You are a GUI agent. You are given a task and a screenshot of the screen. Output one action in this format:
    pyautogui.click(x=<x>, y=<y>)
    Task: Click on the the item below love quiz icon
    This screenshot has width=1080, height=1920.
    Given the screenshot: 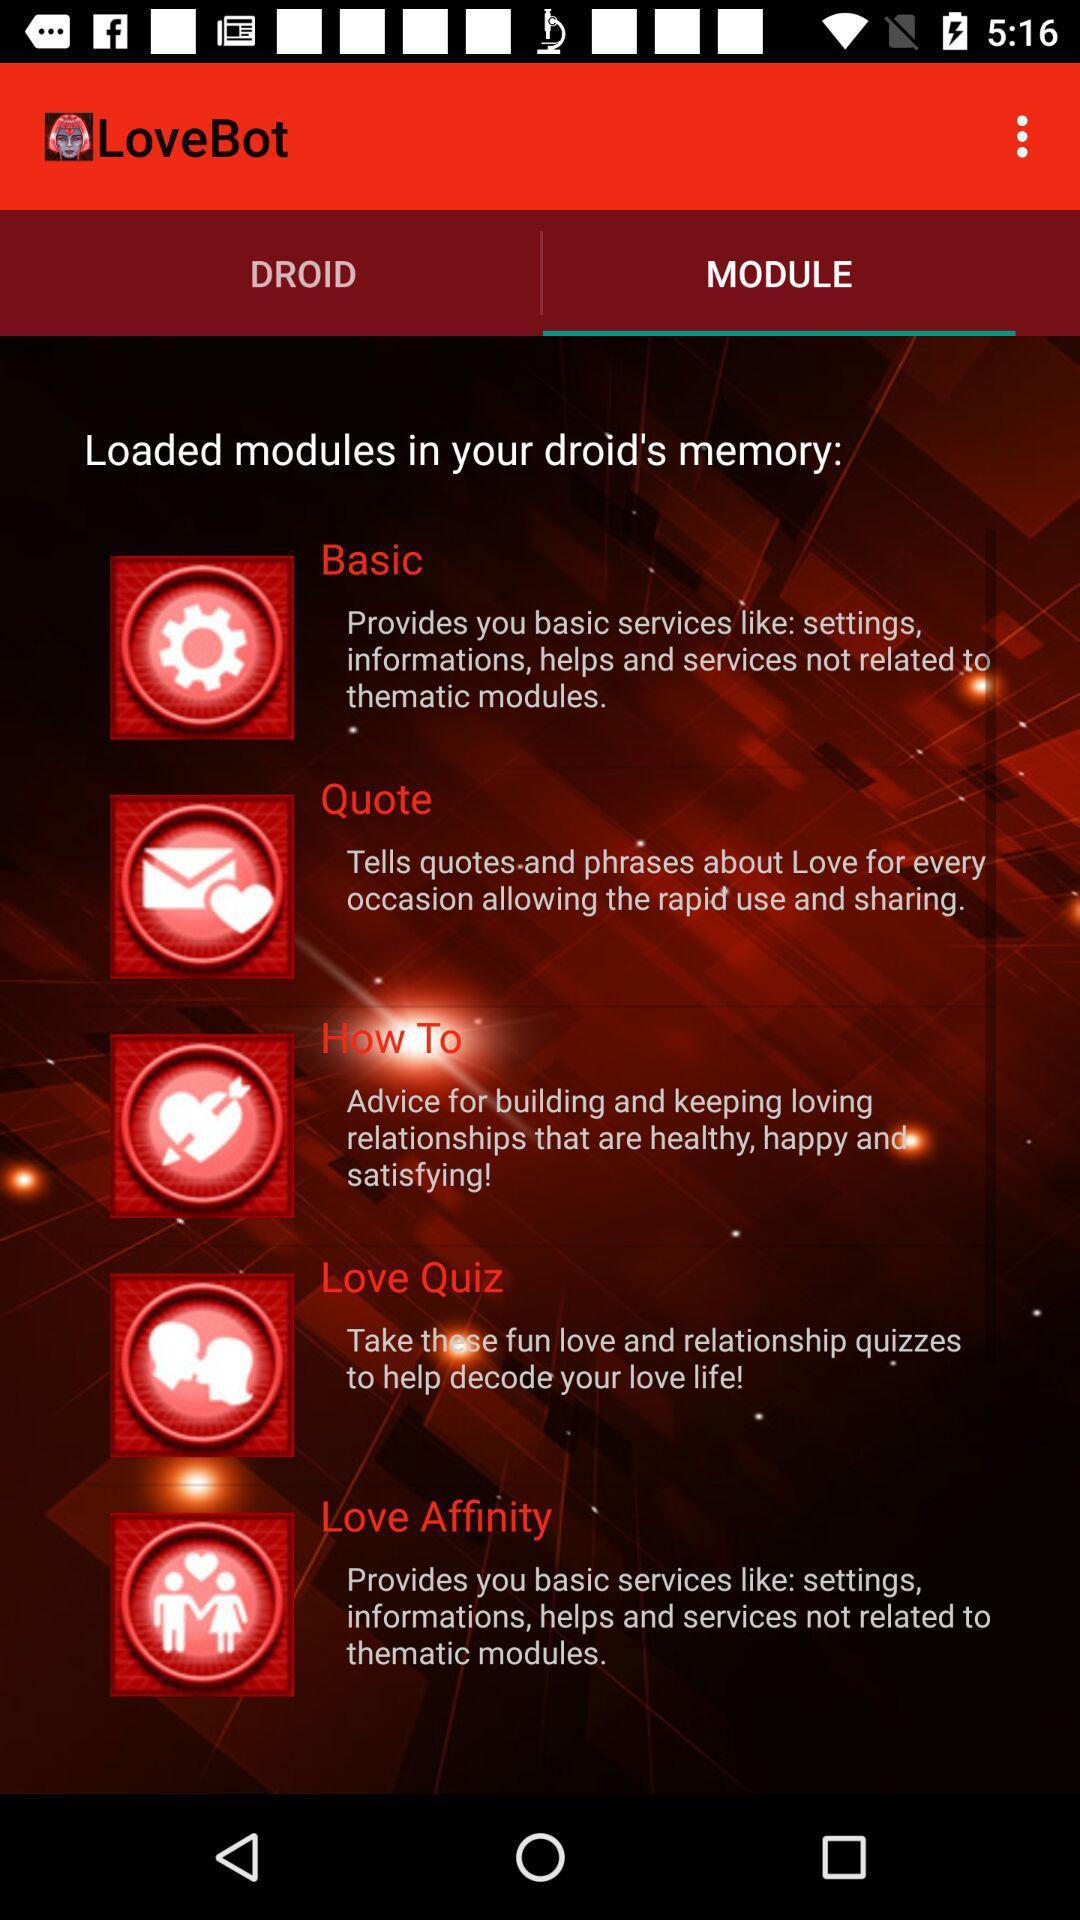 What is the action you would take?
    pyautogui.click(x=658, y=1357)
    